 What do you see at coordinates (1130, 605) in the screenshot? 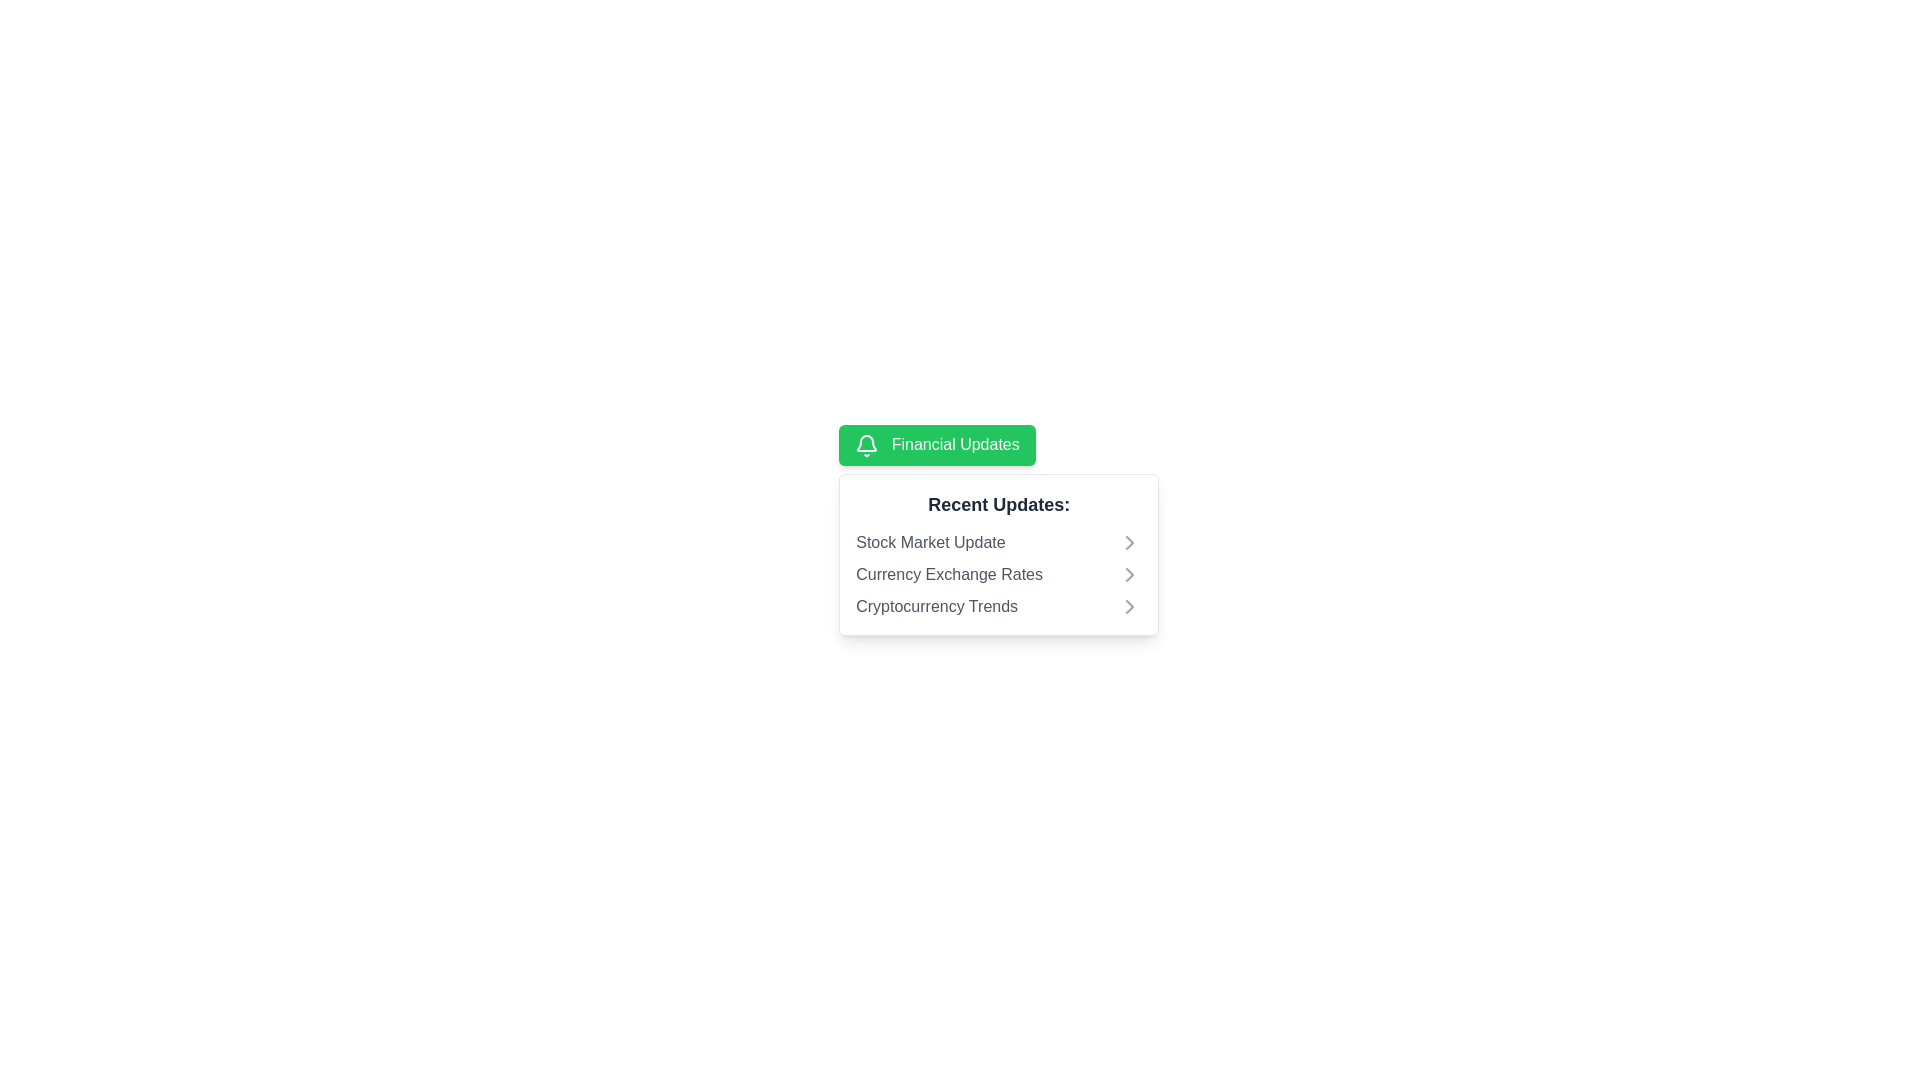
I see `the icon located next to the 'Cryptocurrency Trends' text item, which indicates an actionable operation such as expanding details or navigating to another page` at bounding box center [1130, 605].